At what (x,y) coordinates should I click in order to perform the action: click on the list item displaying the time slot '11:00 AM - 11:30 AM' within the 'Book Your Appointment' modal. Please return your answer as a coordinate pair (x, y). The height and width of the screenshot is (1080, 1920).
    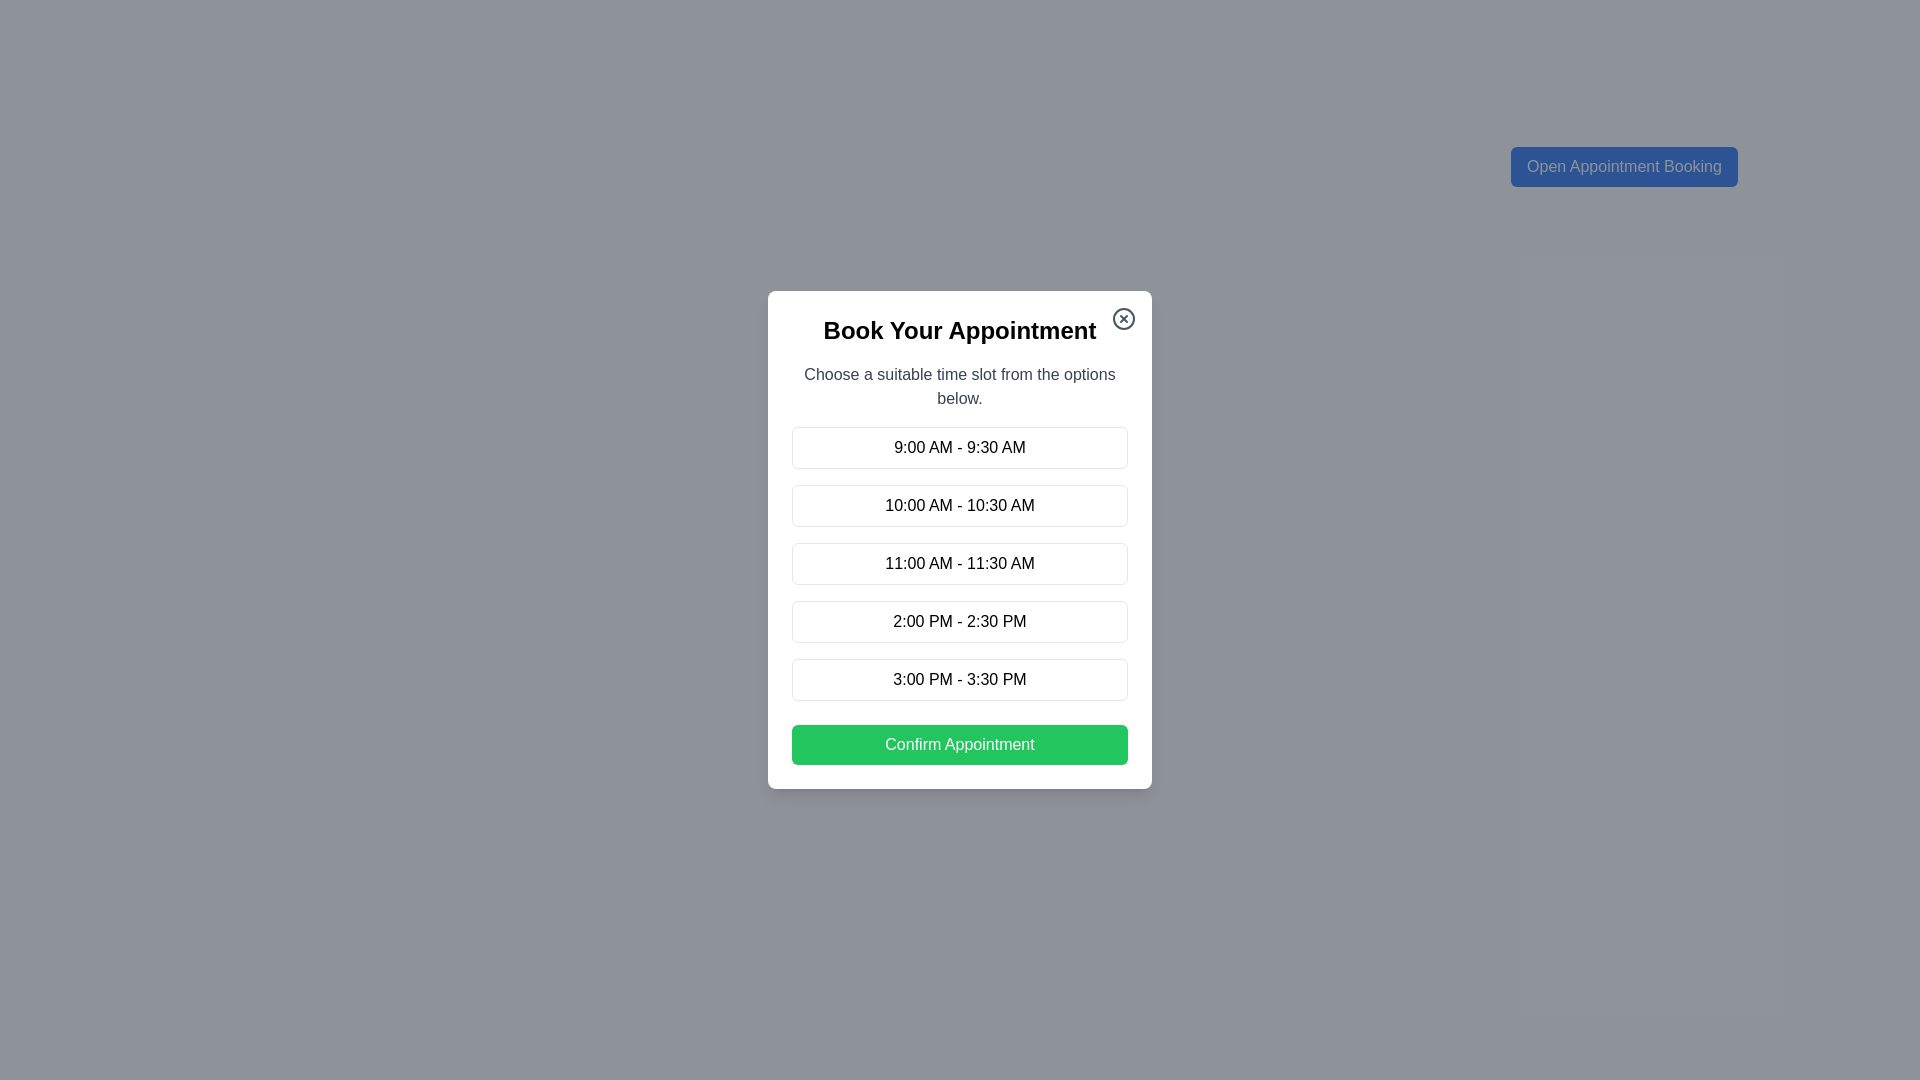
    Looking at the image, I should click on (960, 563).